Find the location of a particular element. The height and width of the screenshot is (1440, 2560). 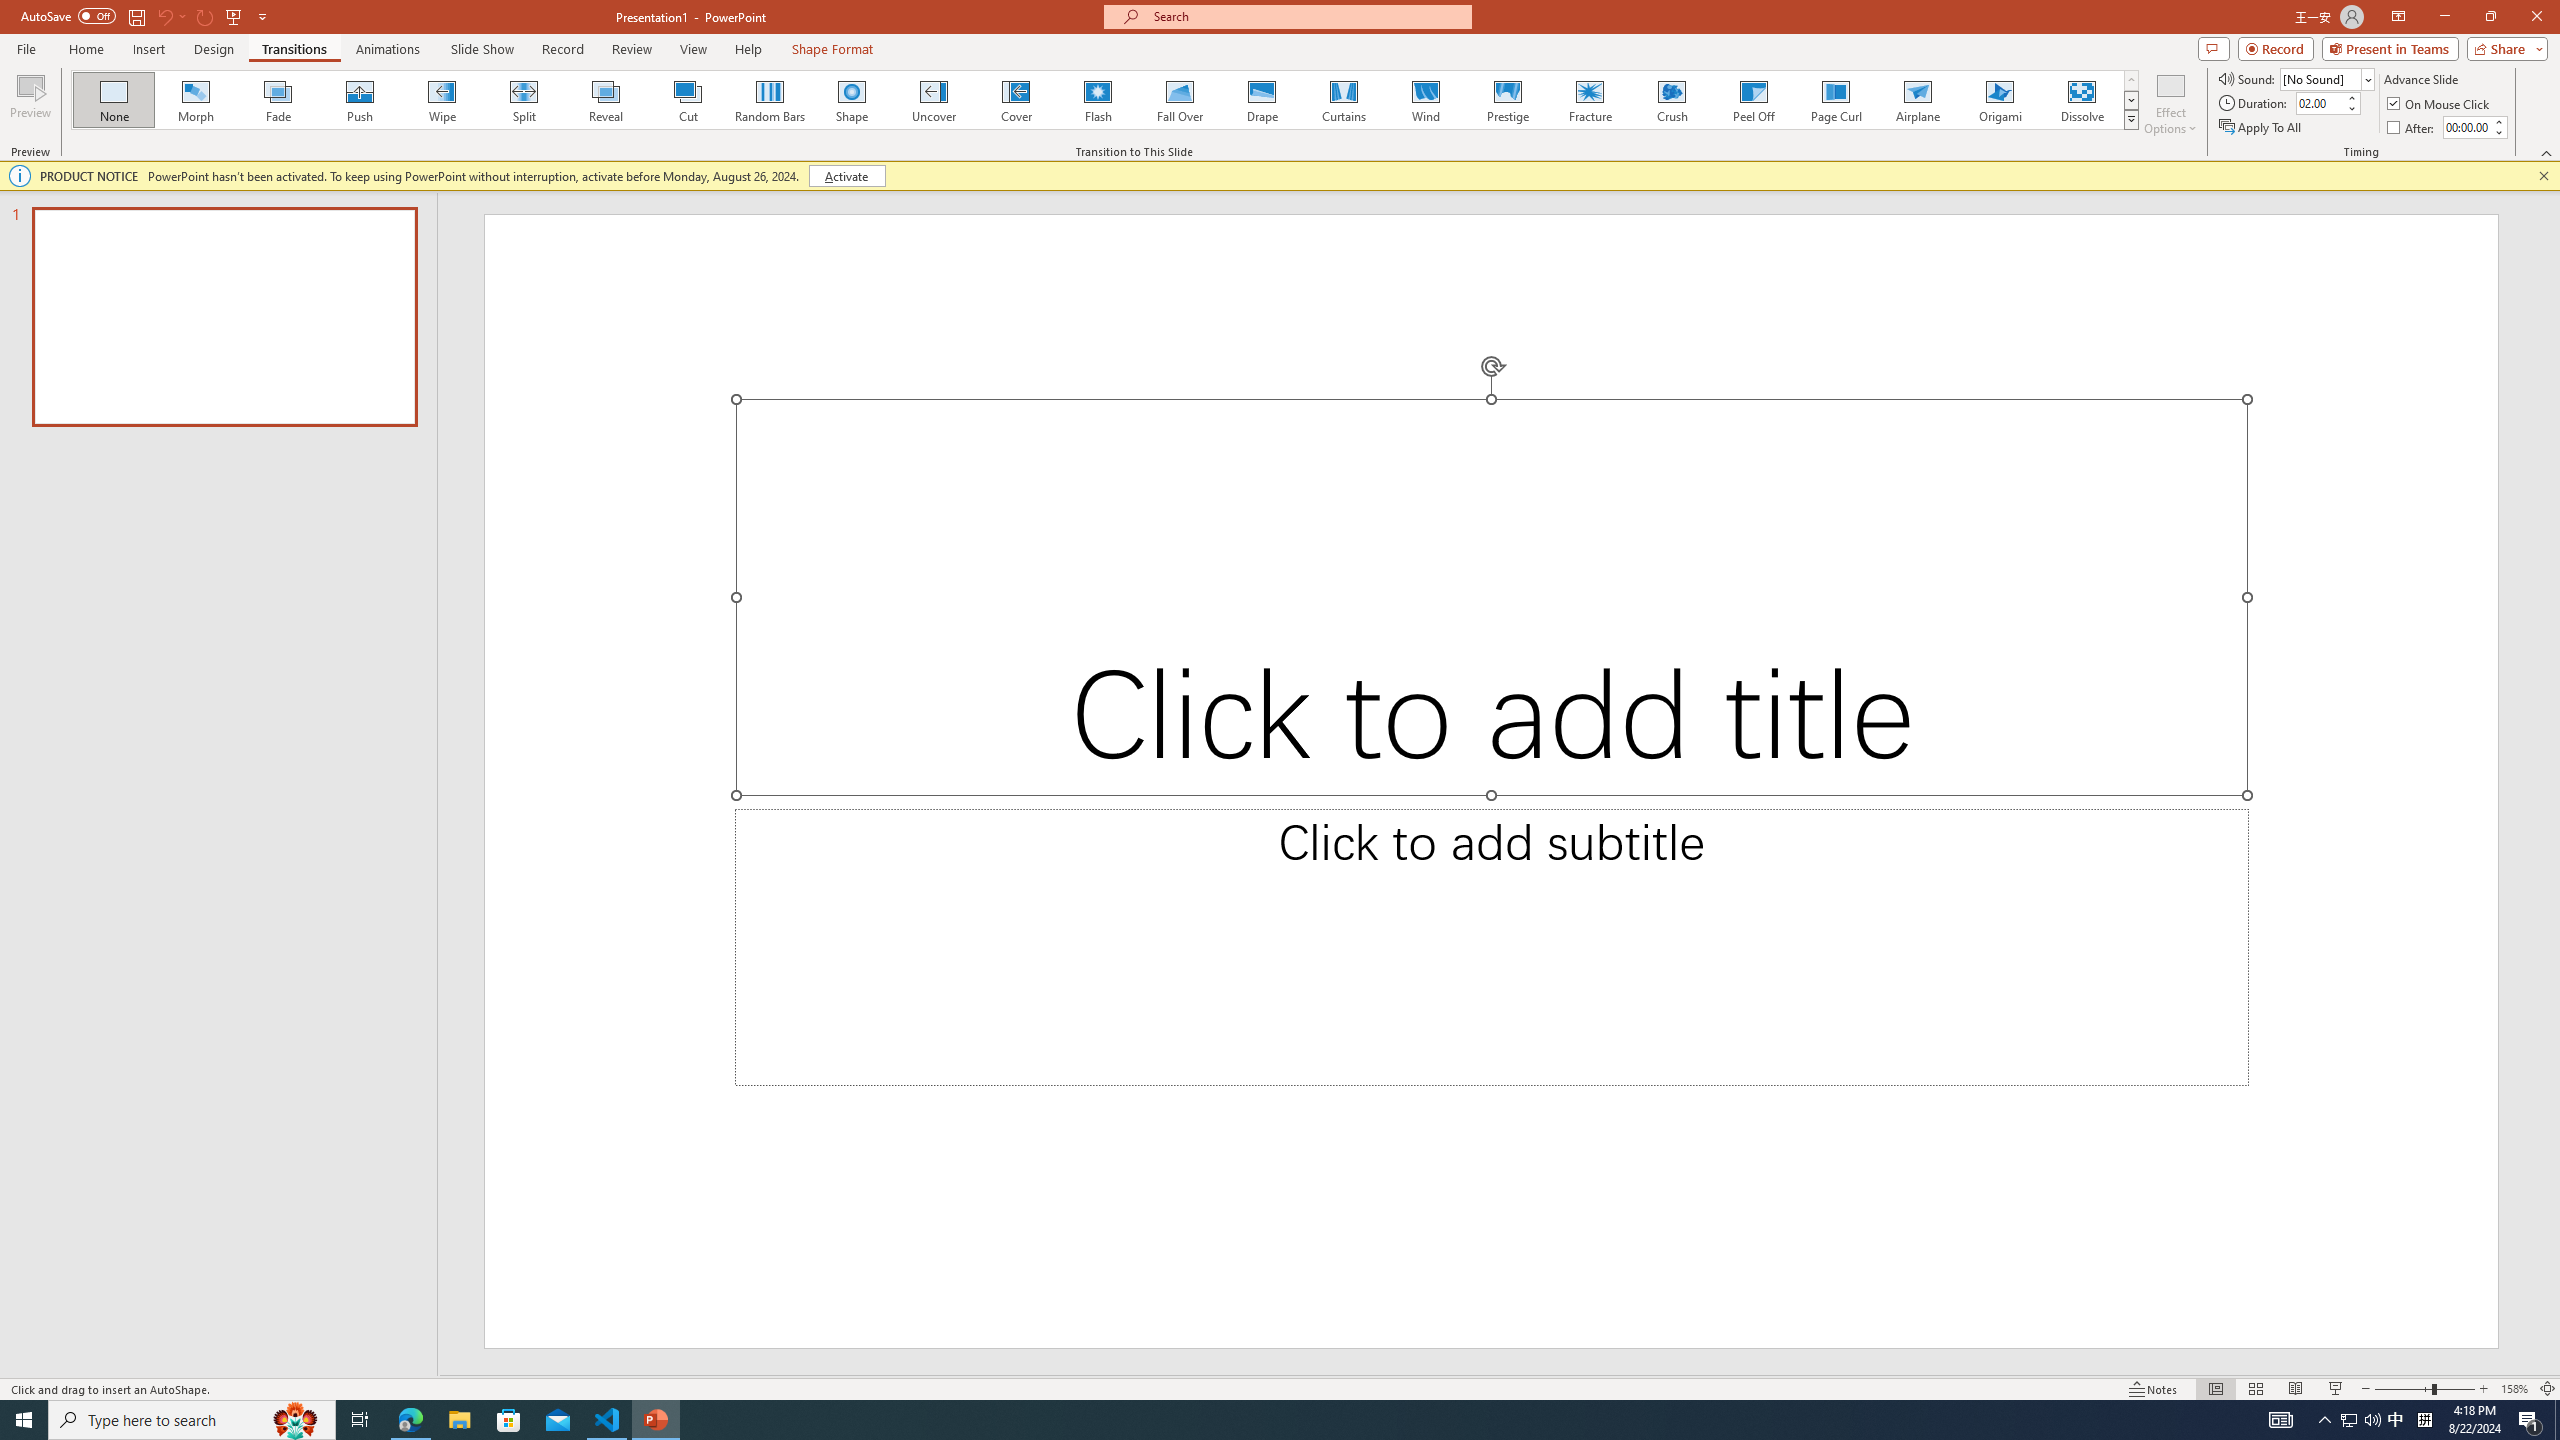

'Prestige' is located at coordinates (1507, 99).